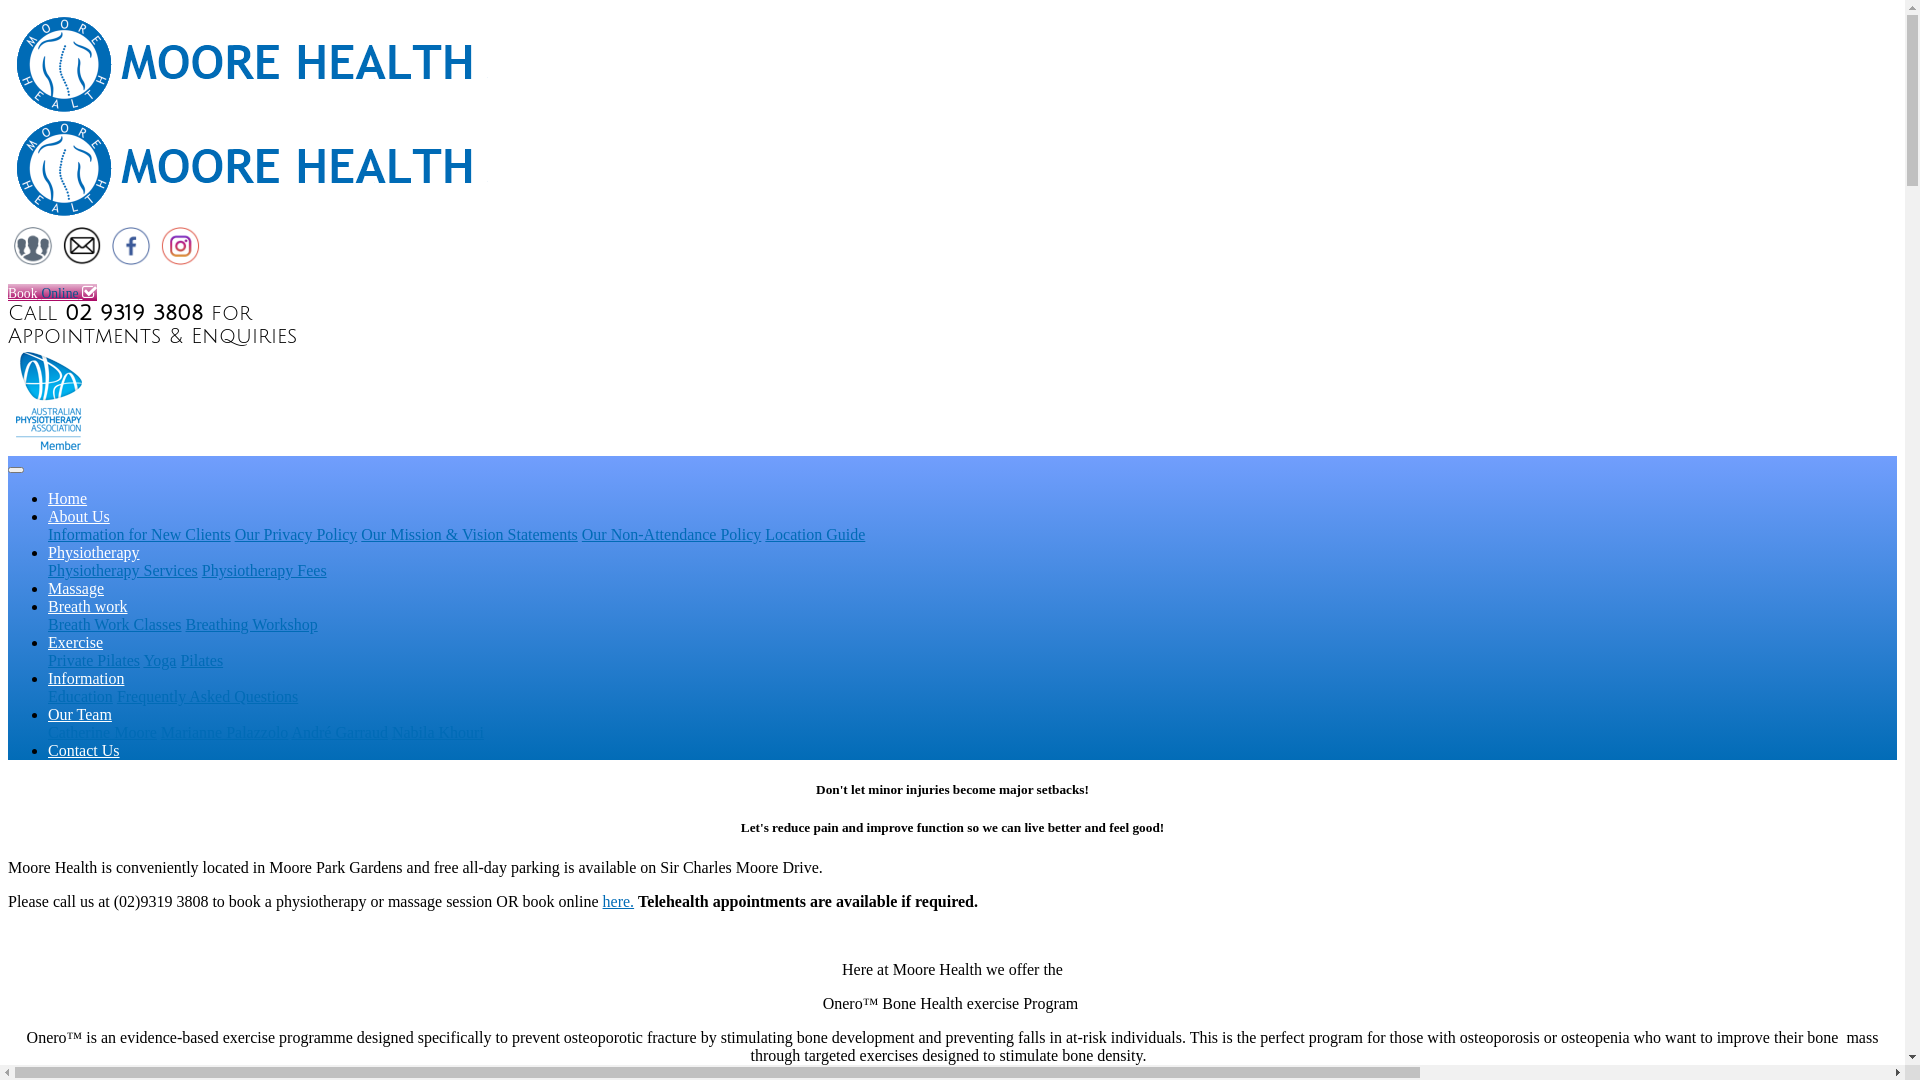 The width and height of the screenshot is (1920, 1080). Describe the element at coordinates (76, 587) in the screenshot. I see `'Massage'` at that location.